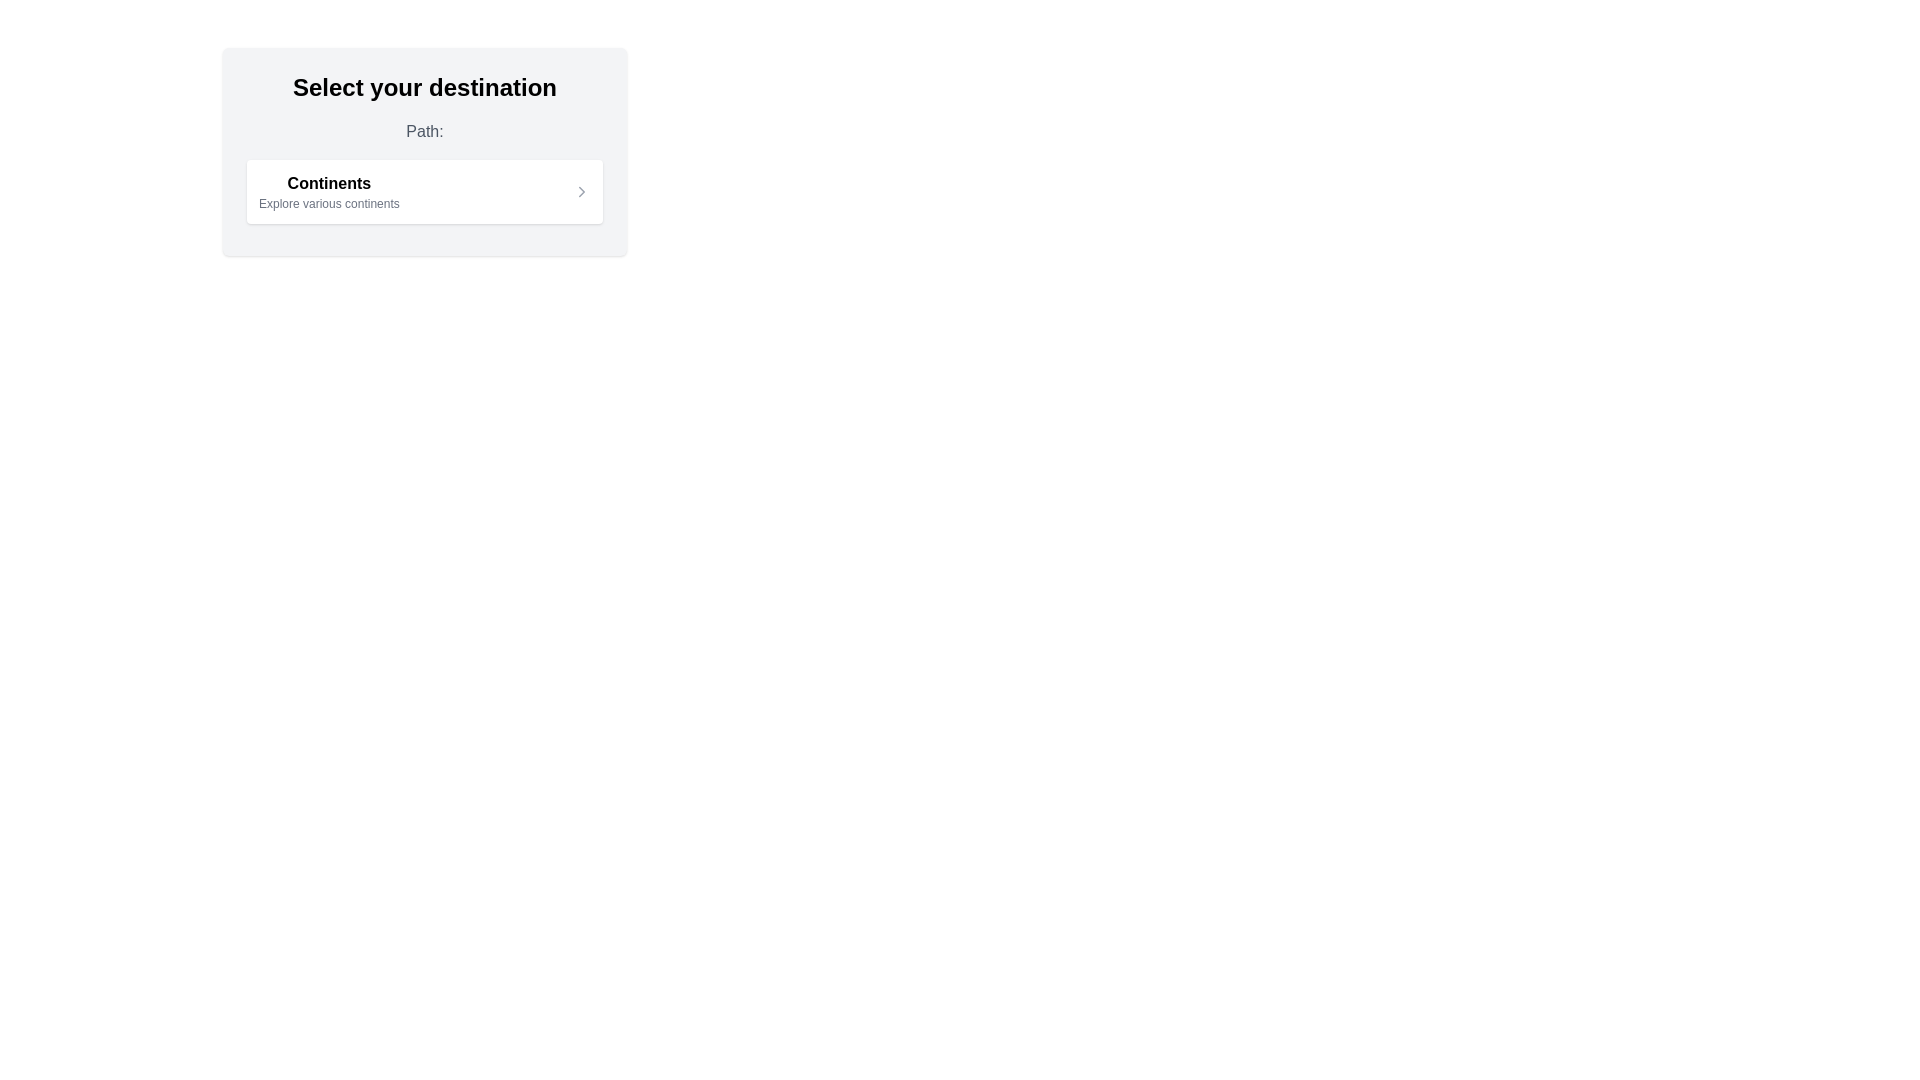 The image size is (1920, 1080). Describe the element at coordinates (329, 192) in the screenshot. I see `the text element with the heading 'Continents' and the subheading 'Explore various continents' that is centrally positioned beneath the header 'Select your destination'` at that location.